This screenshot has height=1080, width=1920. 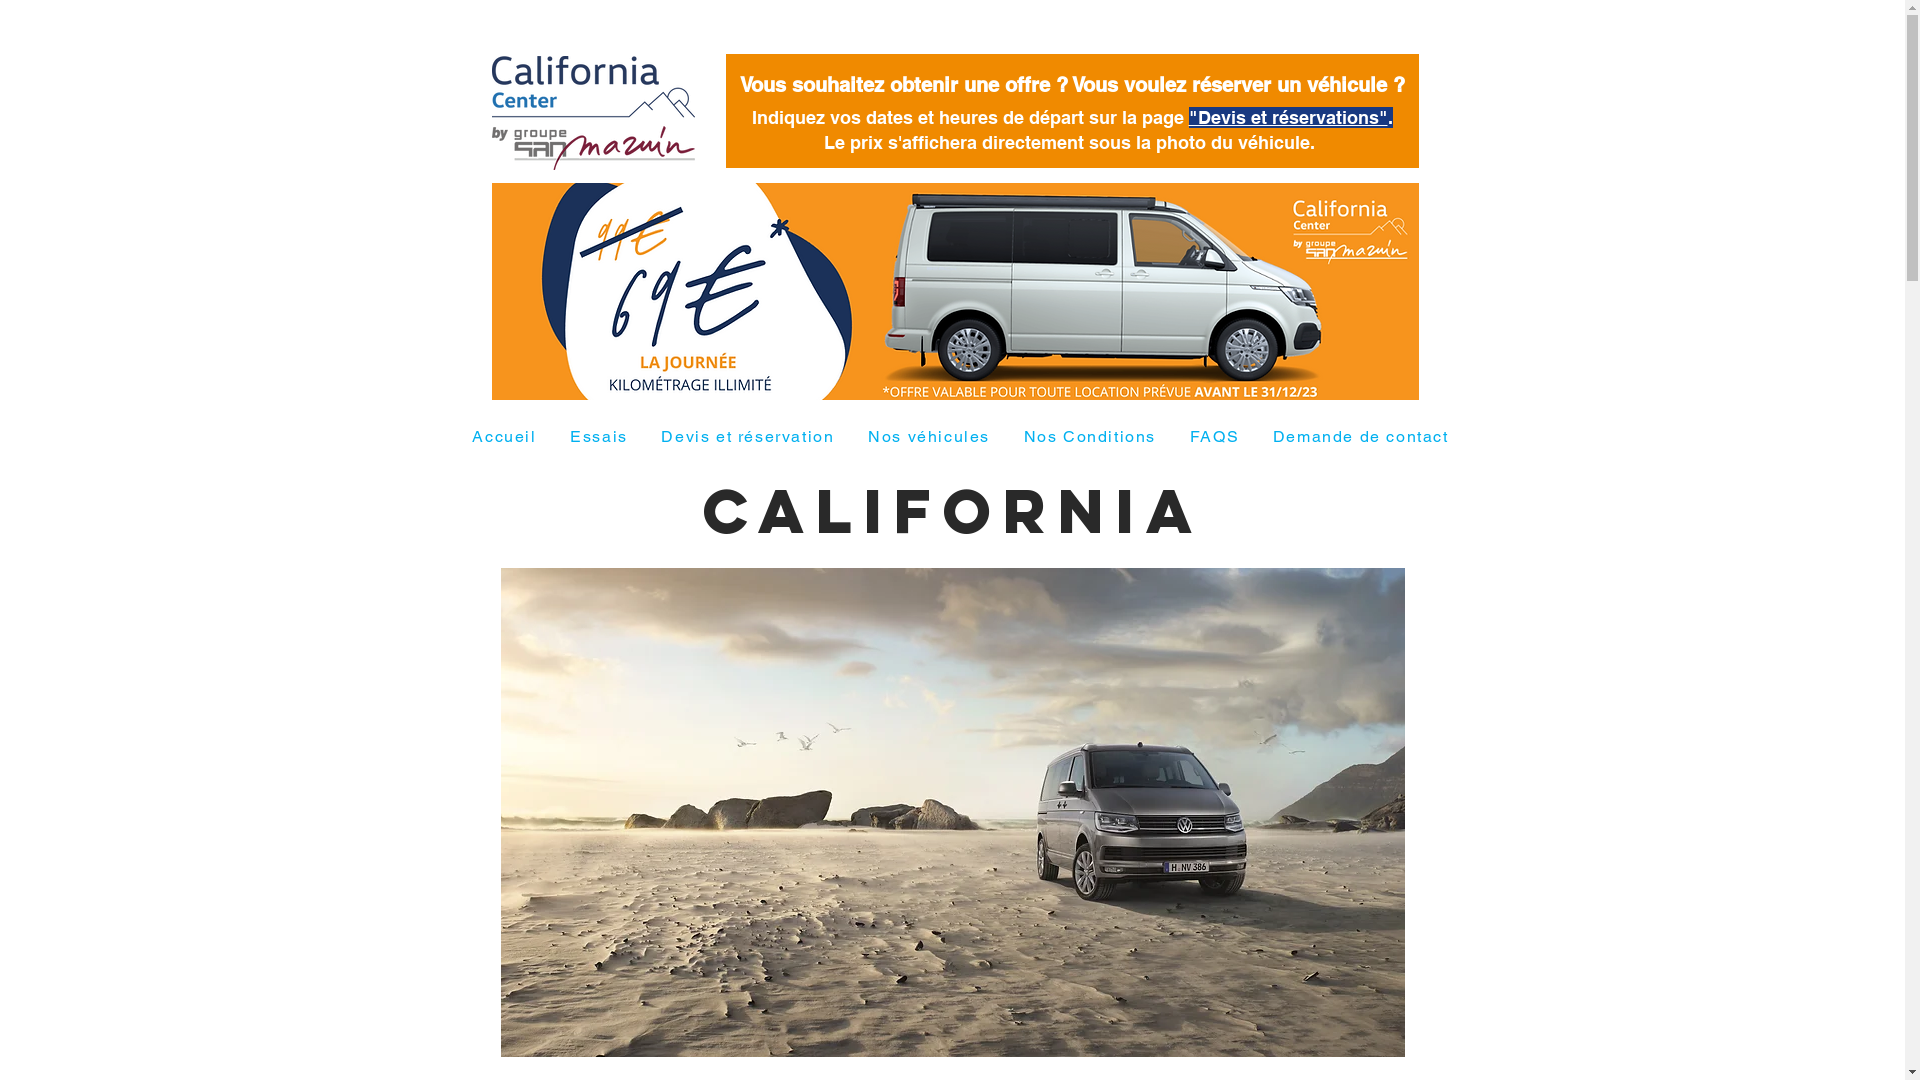 I want to click on 'Demande de contact', so click(x=1360, y=436).